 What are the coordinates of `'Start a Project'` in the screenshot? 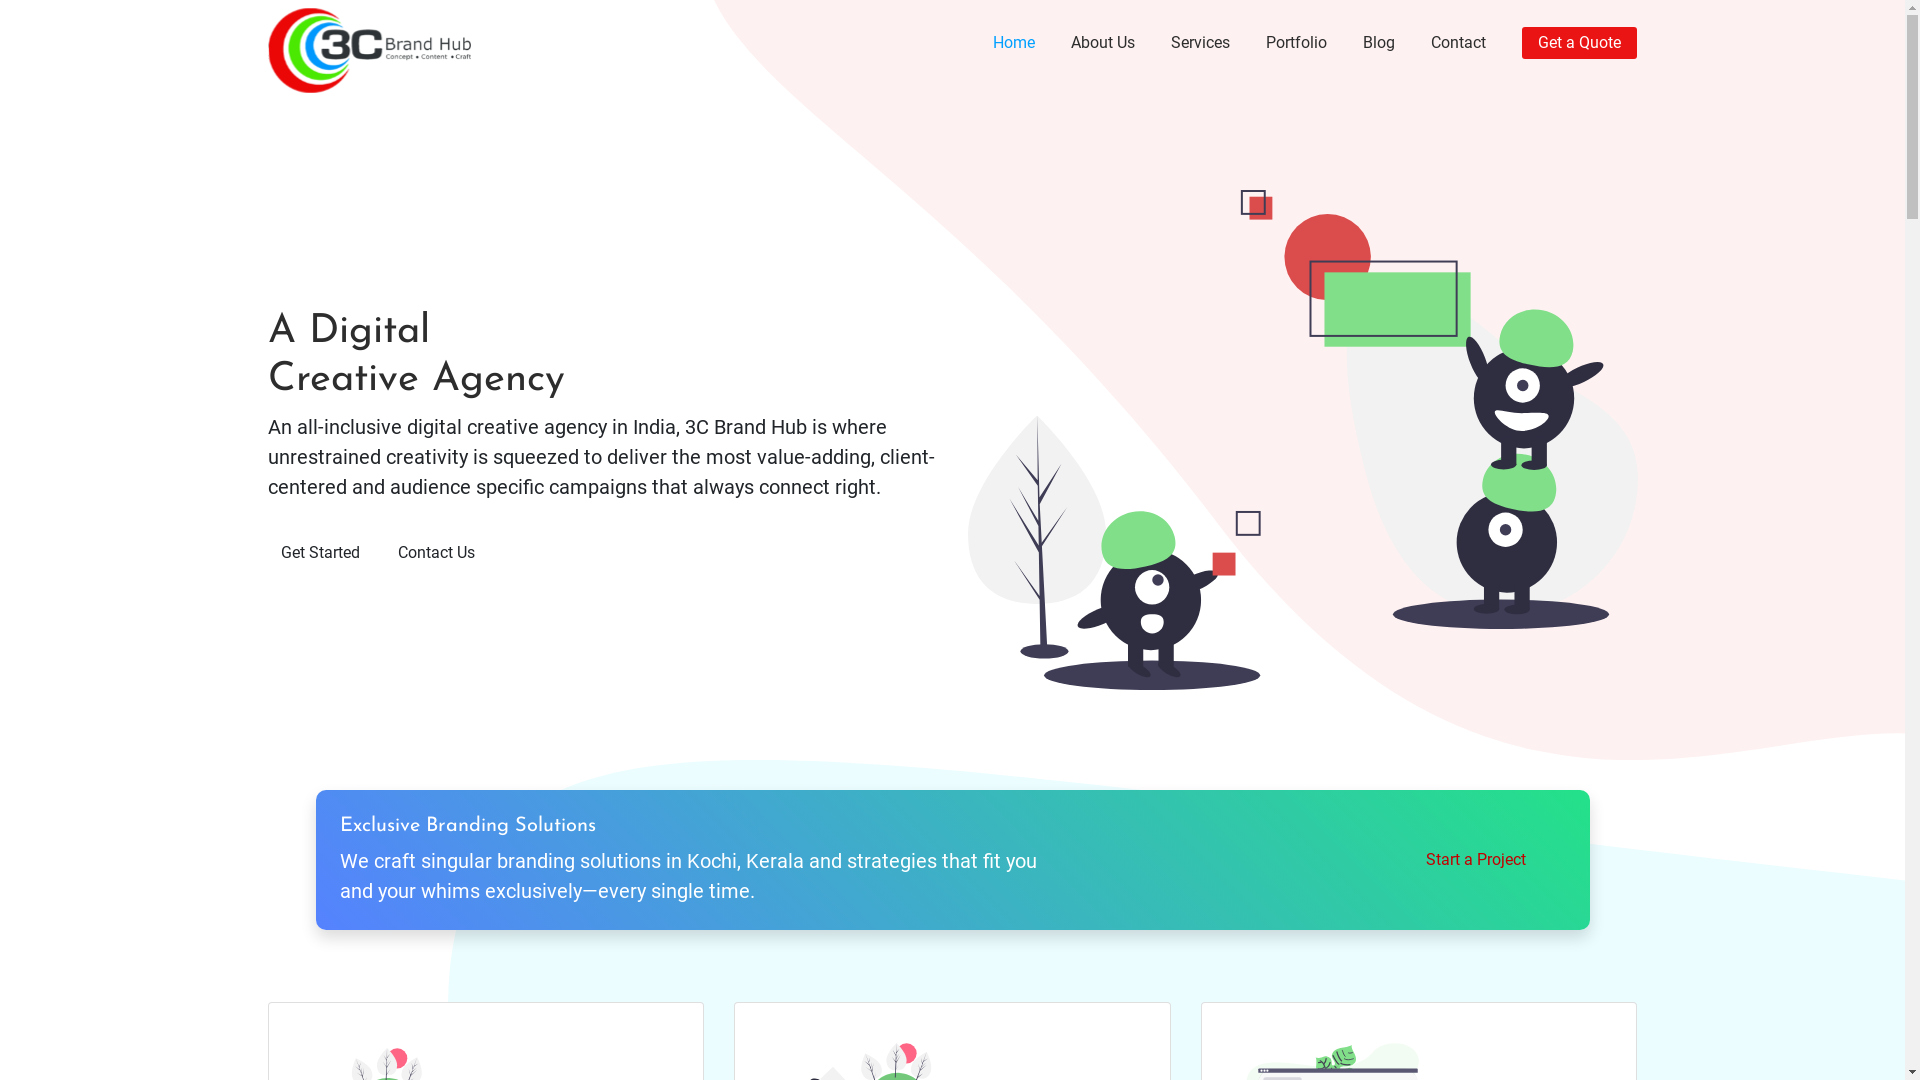 It's located at (1476, 859).